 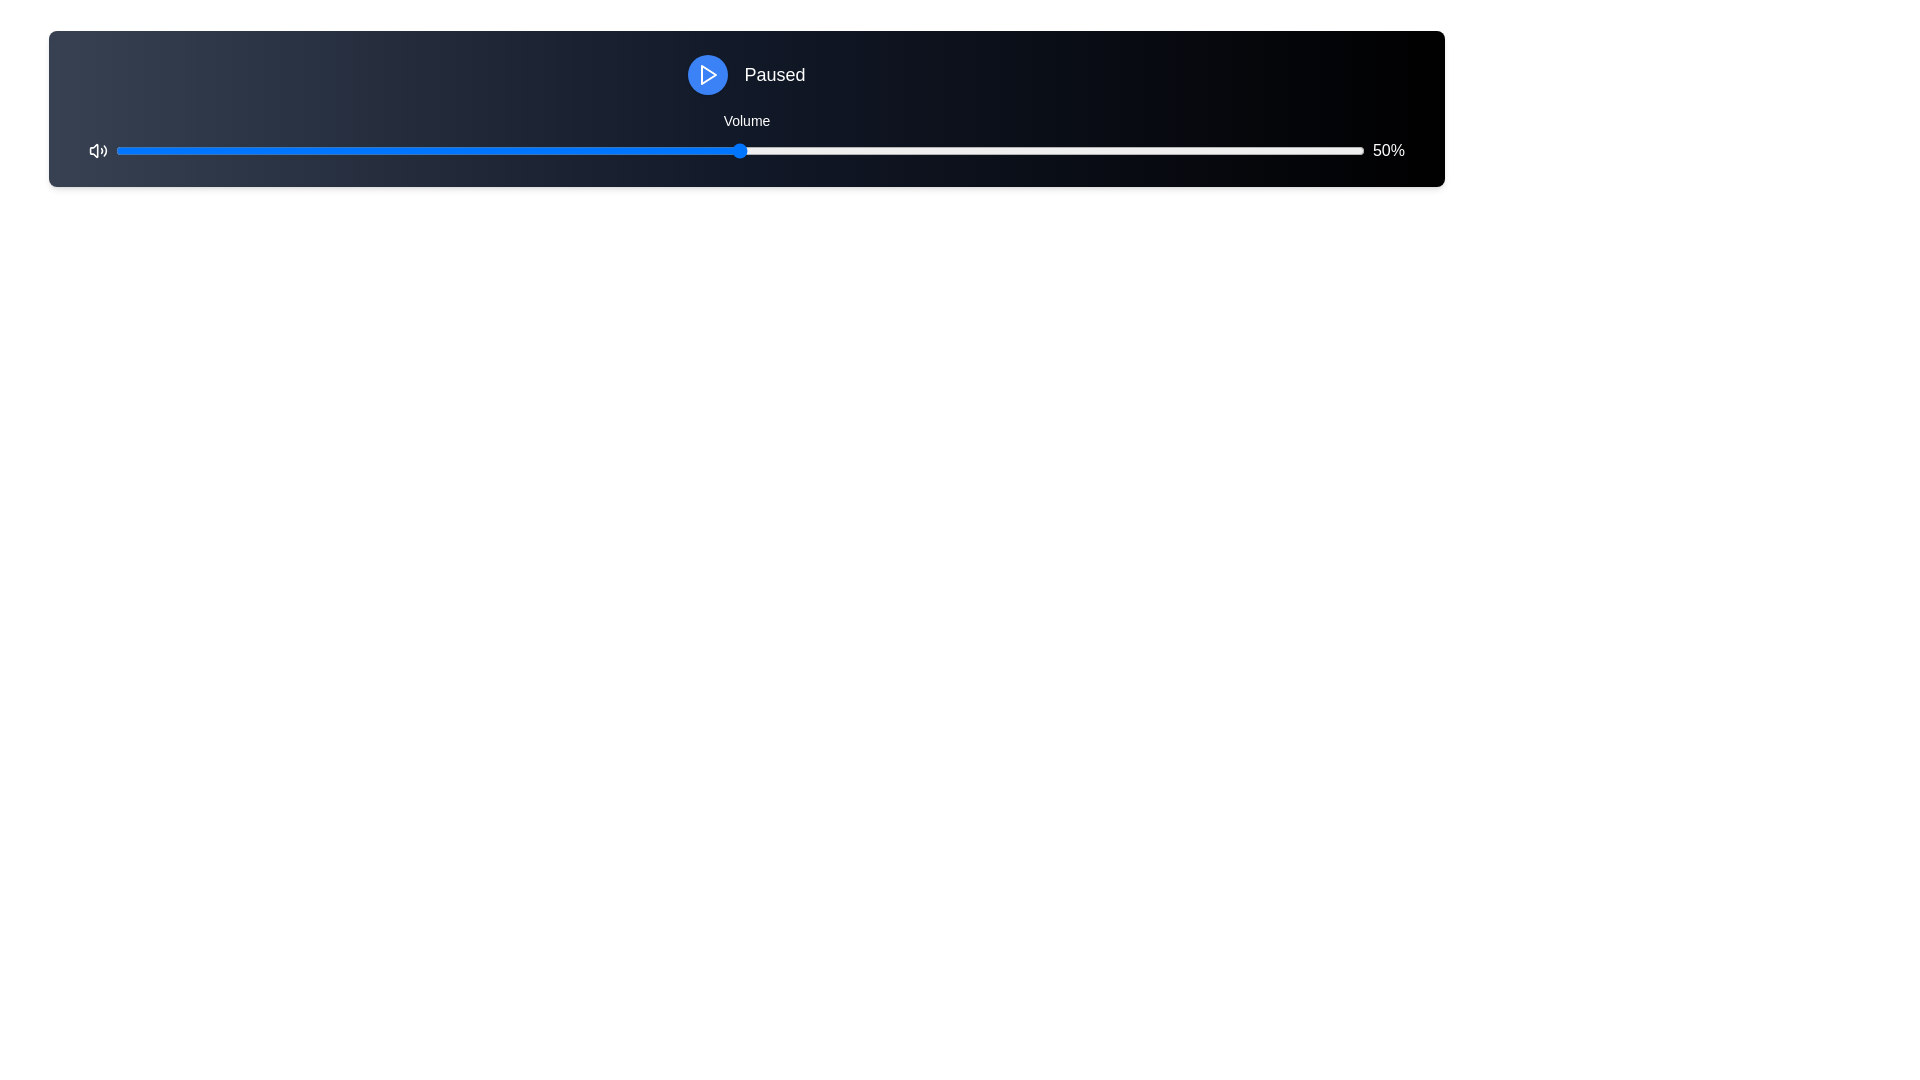 I want to click on the volume level, so click(x=990, y=149).